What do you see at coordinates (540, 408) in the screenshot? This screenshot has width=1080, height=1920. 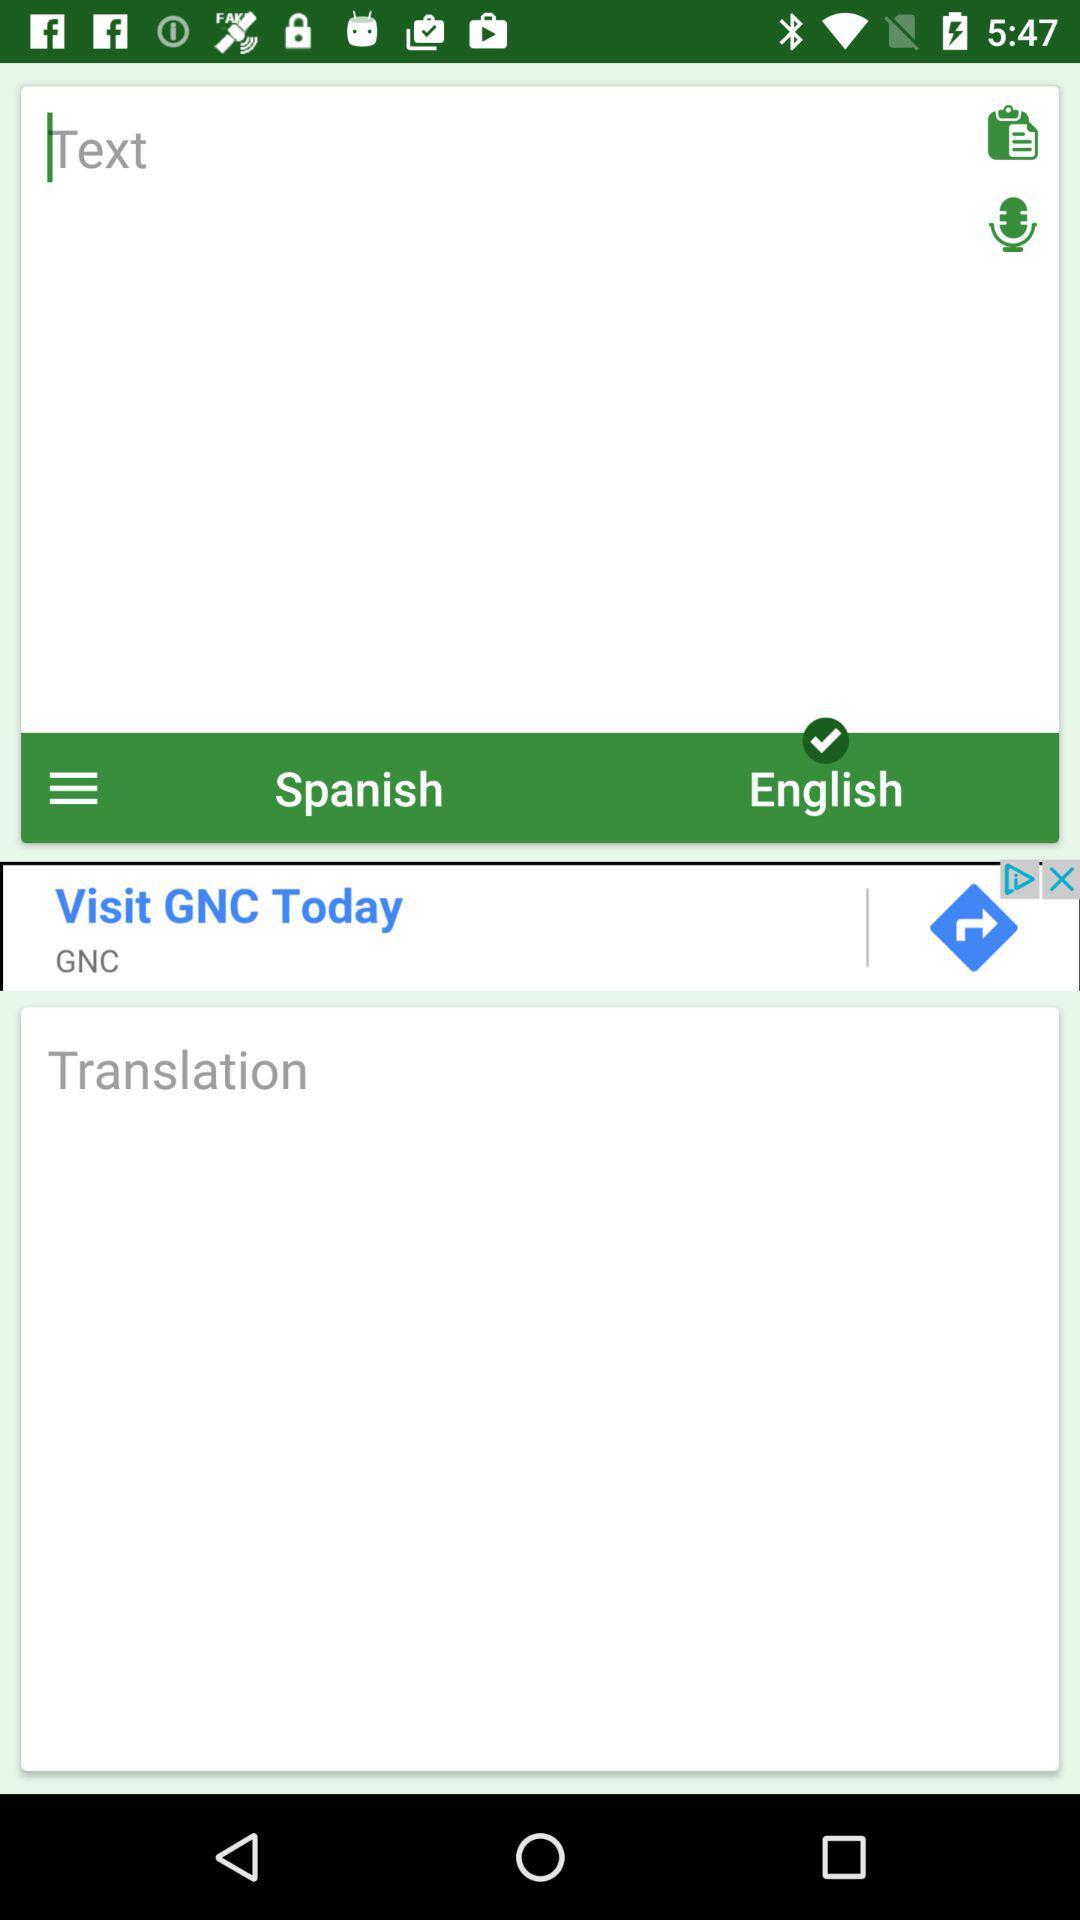 I see `enter text` at bounding box center [540, 408].